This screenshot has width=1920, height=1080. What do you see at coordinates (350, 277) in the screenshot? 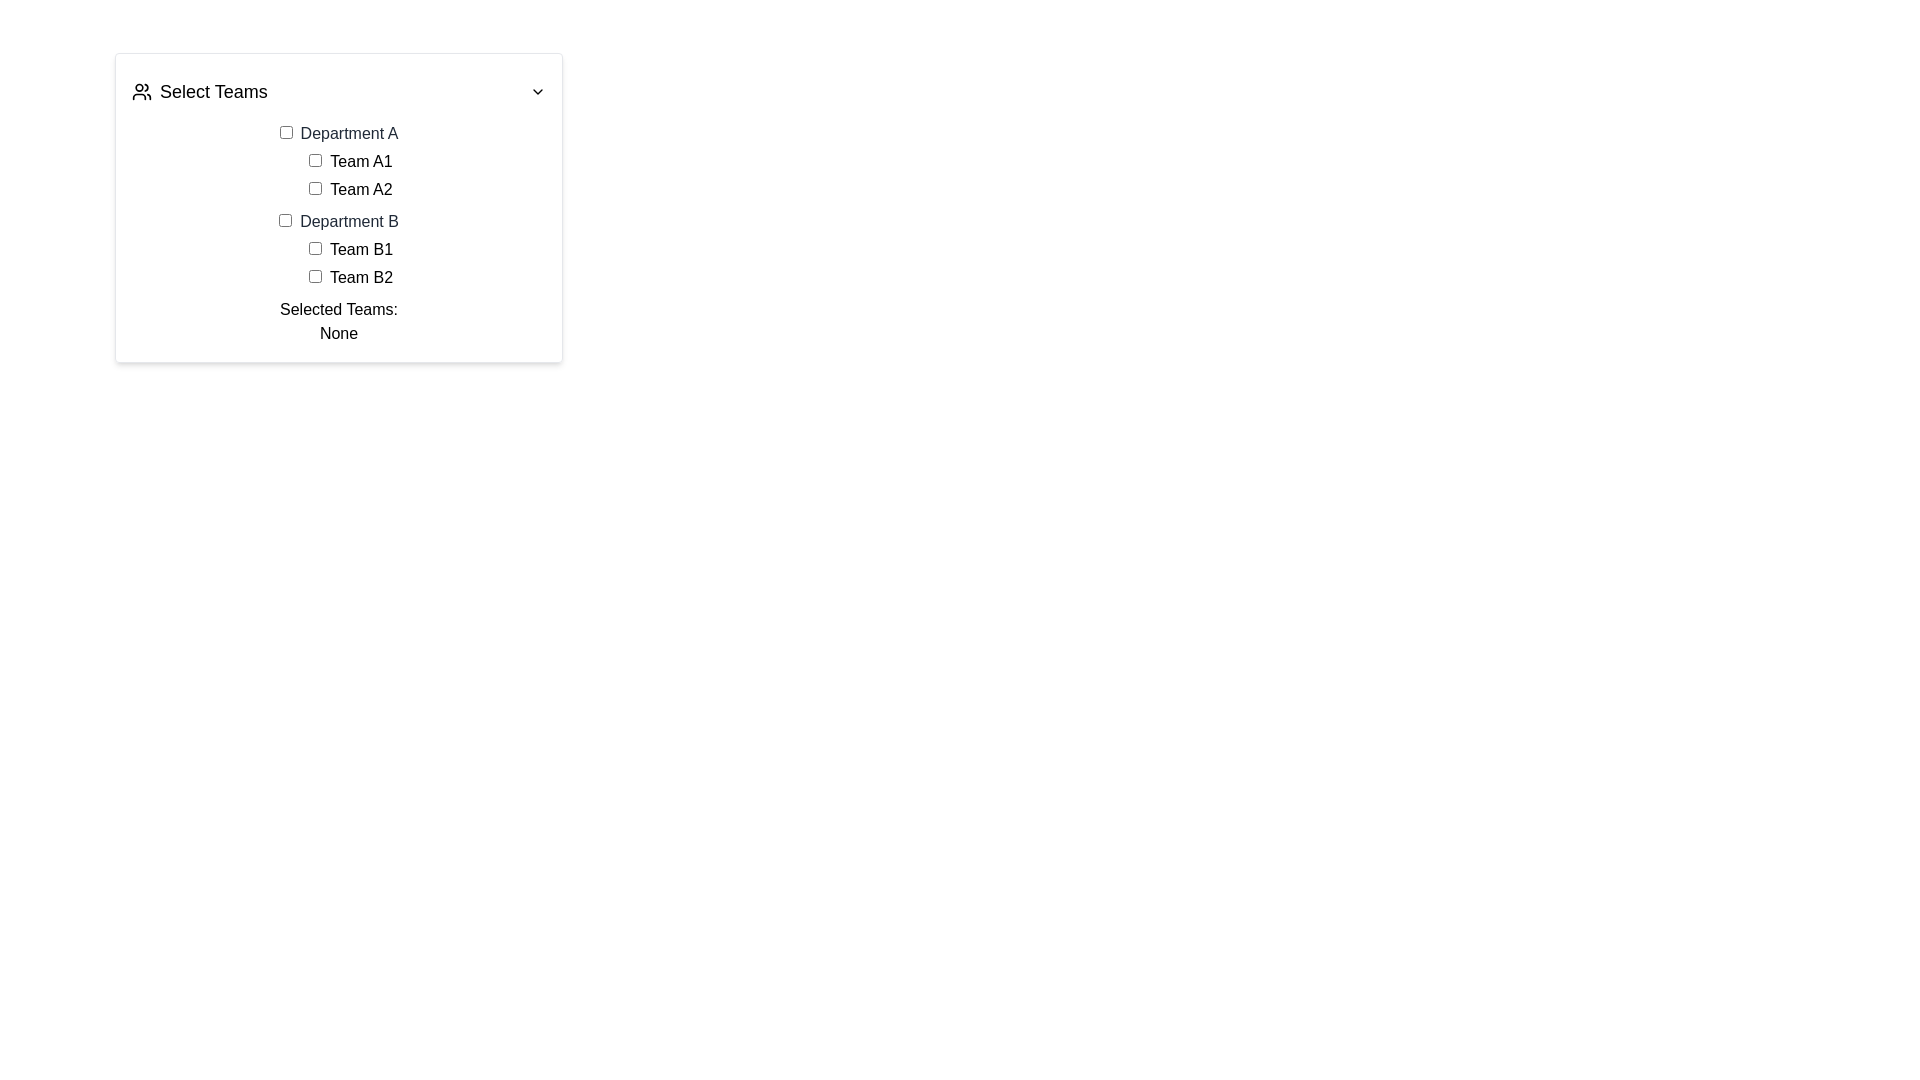
I see `the text label 'Team B2' located under 'Department B', which is the last item in the list and is positioned to the right of a checkbox` at bounding box center [350, 277].